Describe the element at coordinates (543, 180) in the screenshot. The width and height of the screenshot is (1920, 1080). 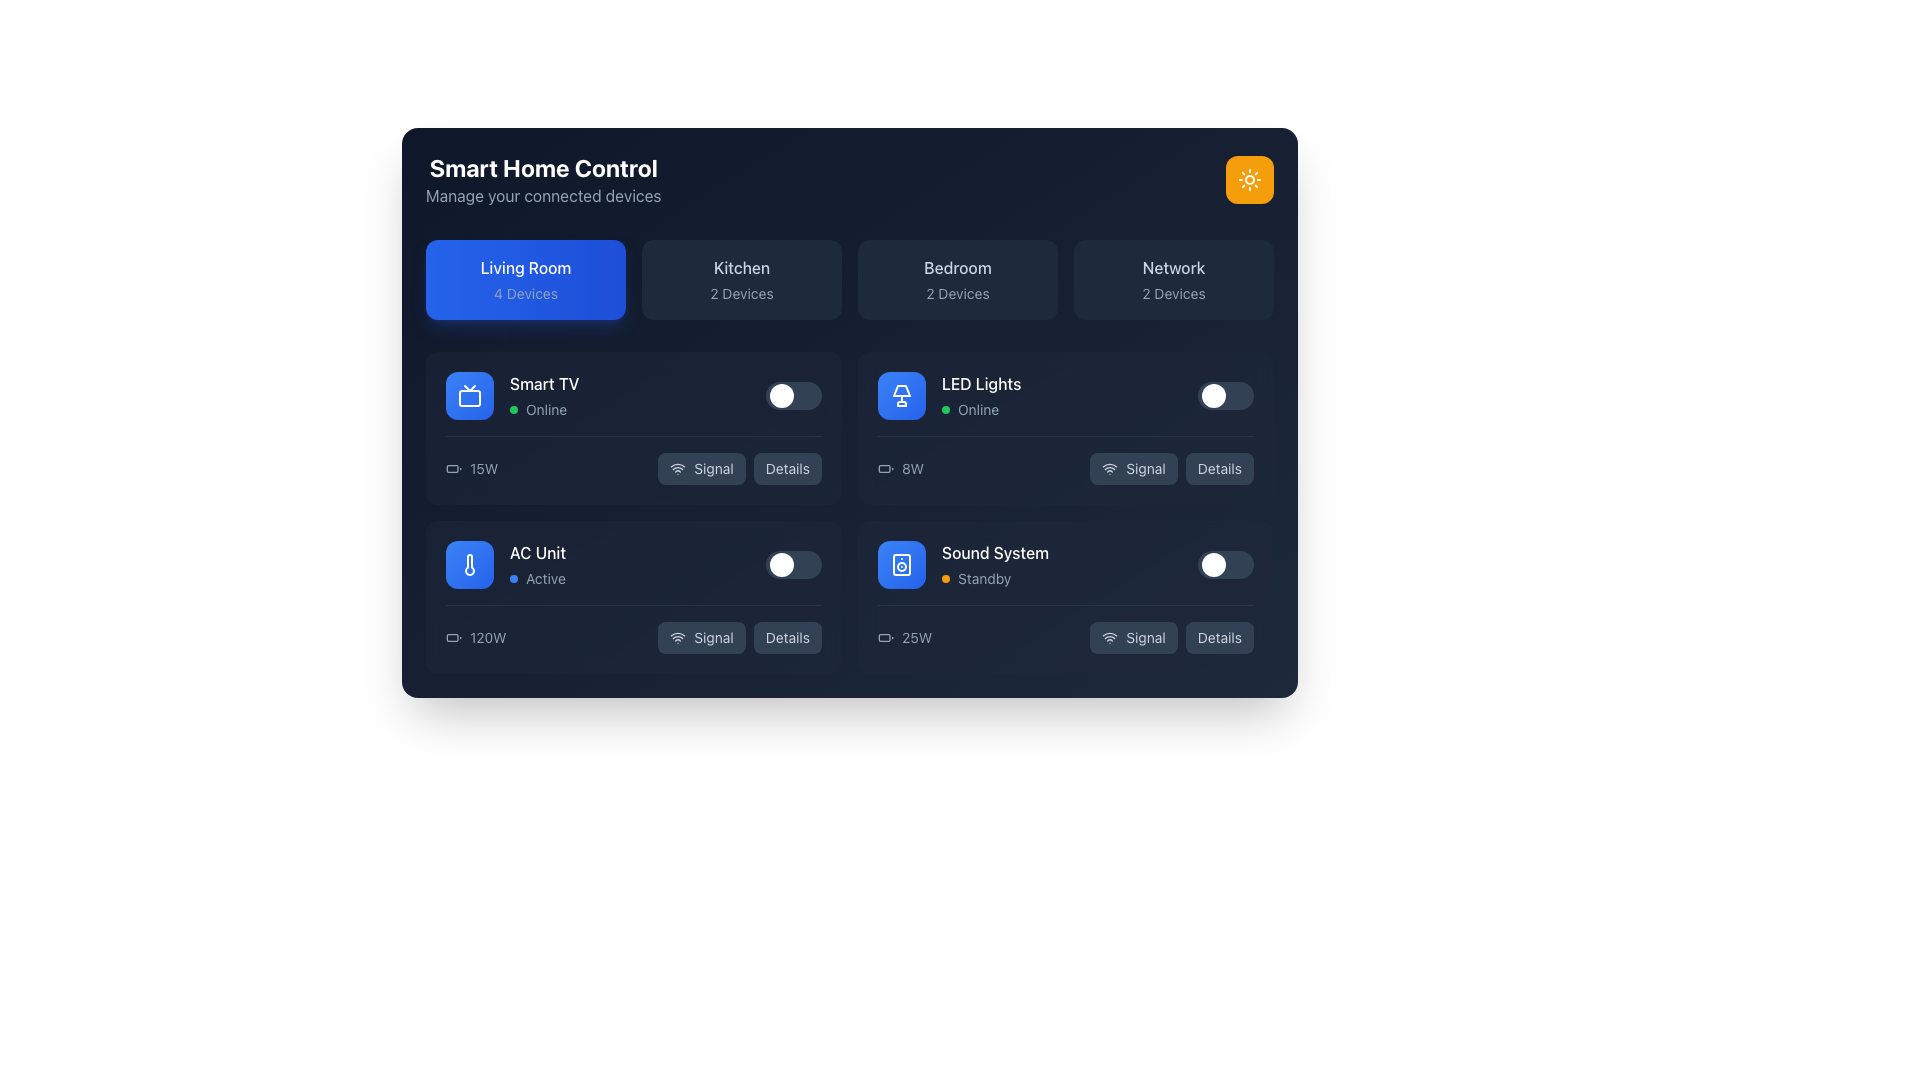
I see `the Text block that has the heading 'Smart Home Control' and subtitle 'Manage your connected devices', located in the top-left section of the interface` at that location.